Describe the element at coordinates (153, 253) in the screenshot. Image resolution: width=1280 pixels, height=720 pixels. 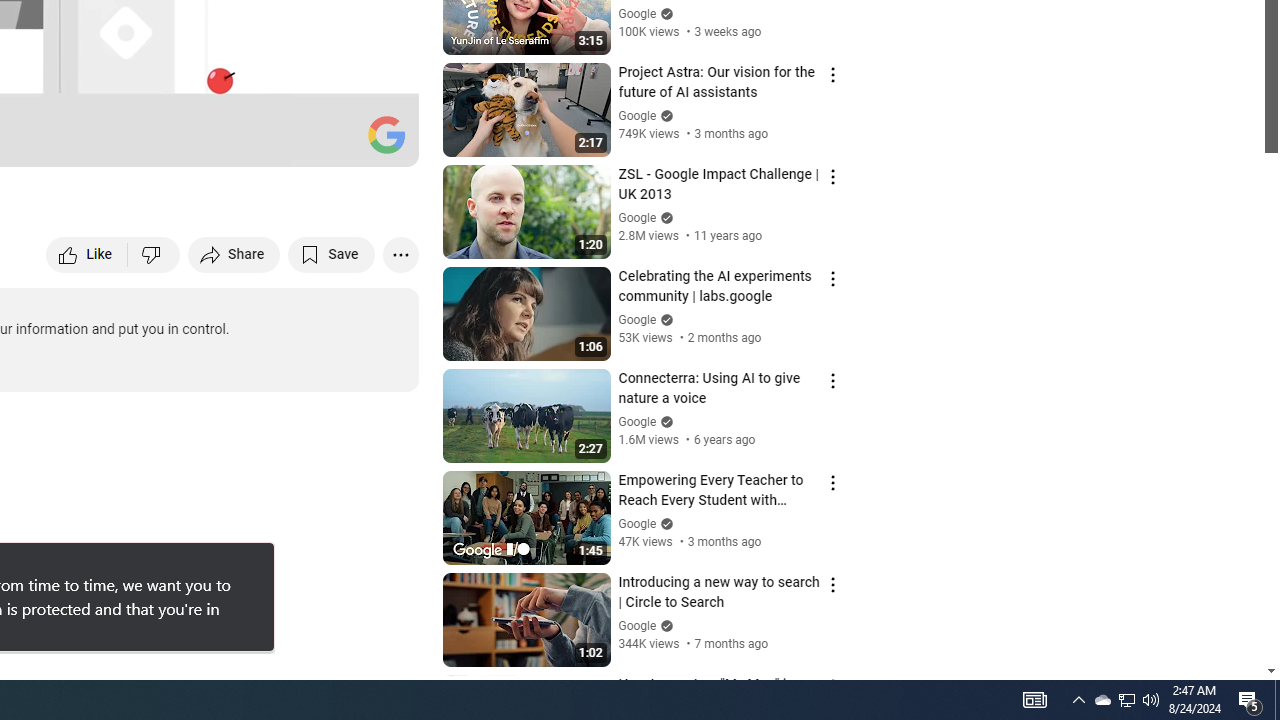
I see `'Dislike this video'` at that location.